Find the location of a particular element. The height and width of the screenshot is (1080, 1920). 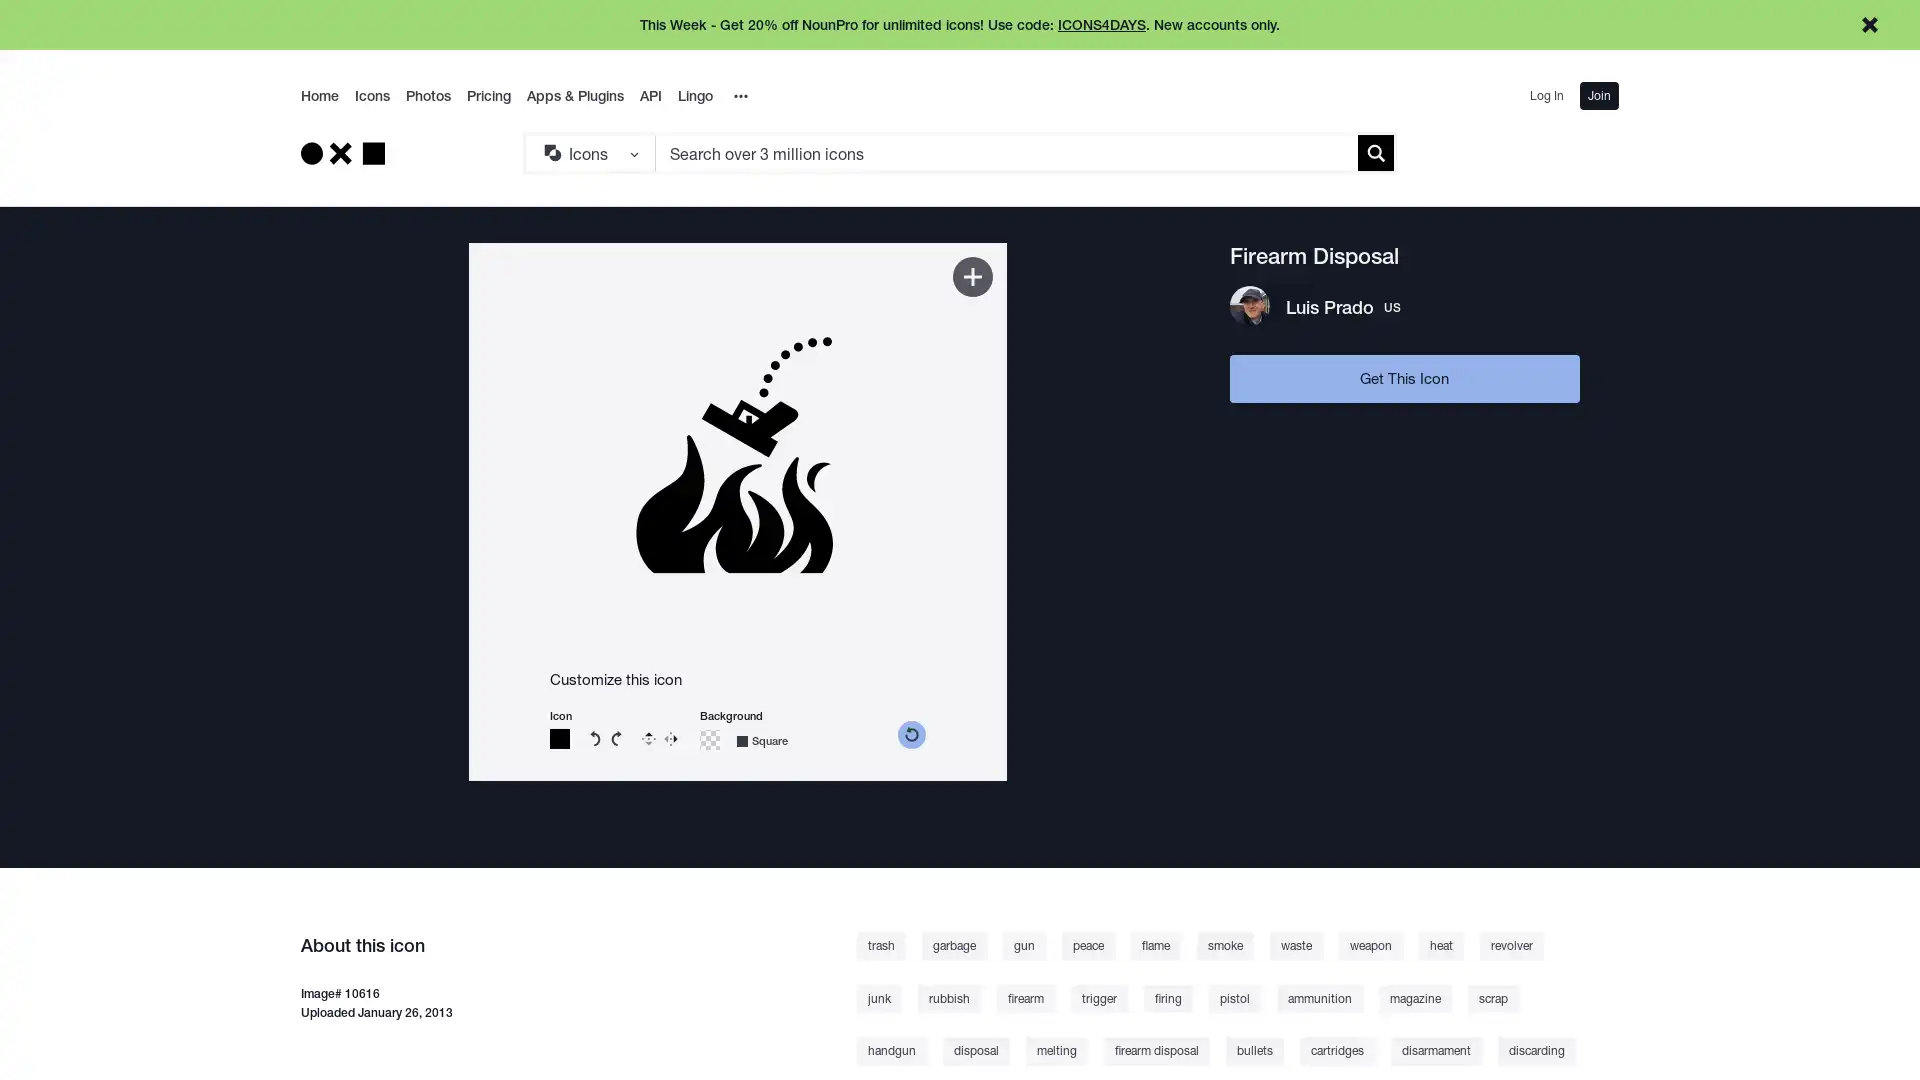

Get This Icon is located at coordinates (1402, 378).